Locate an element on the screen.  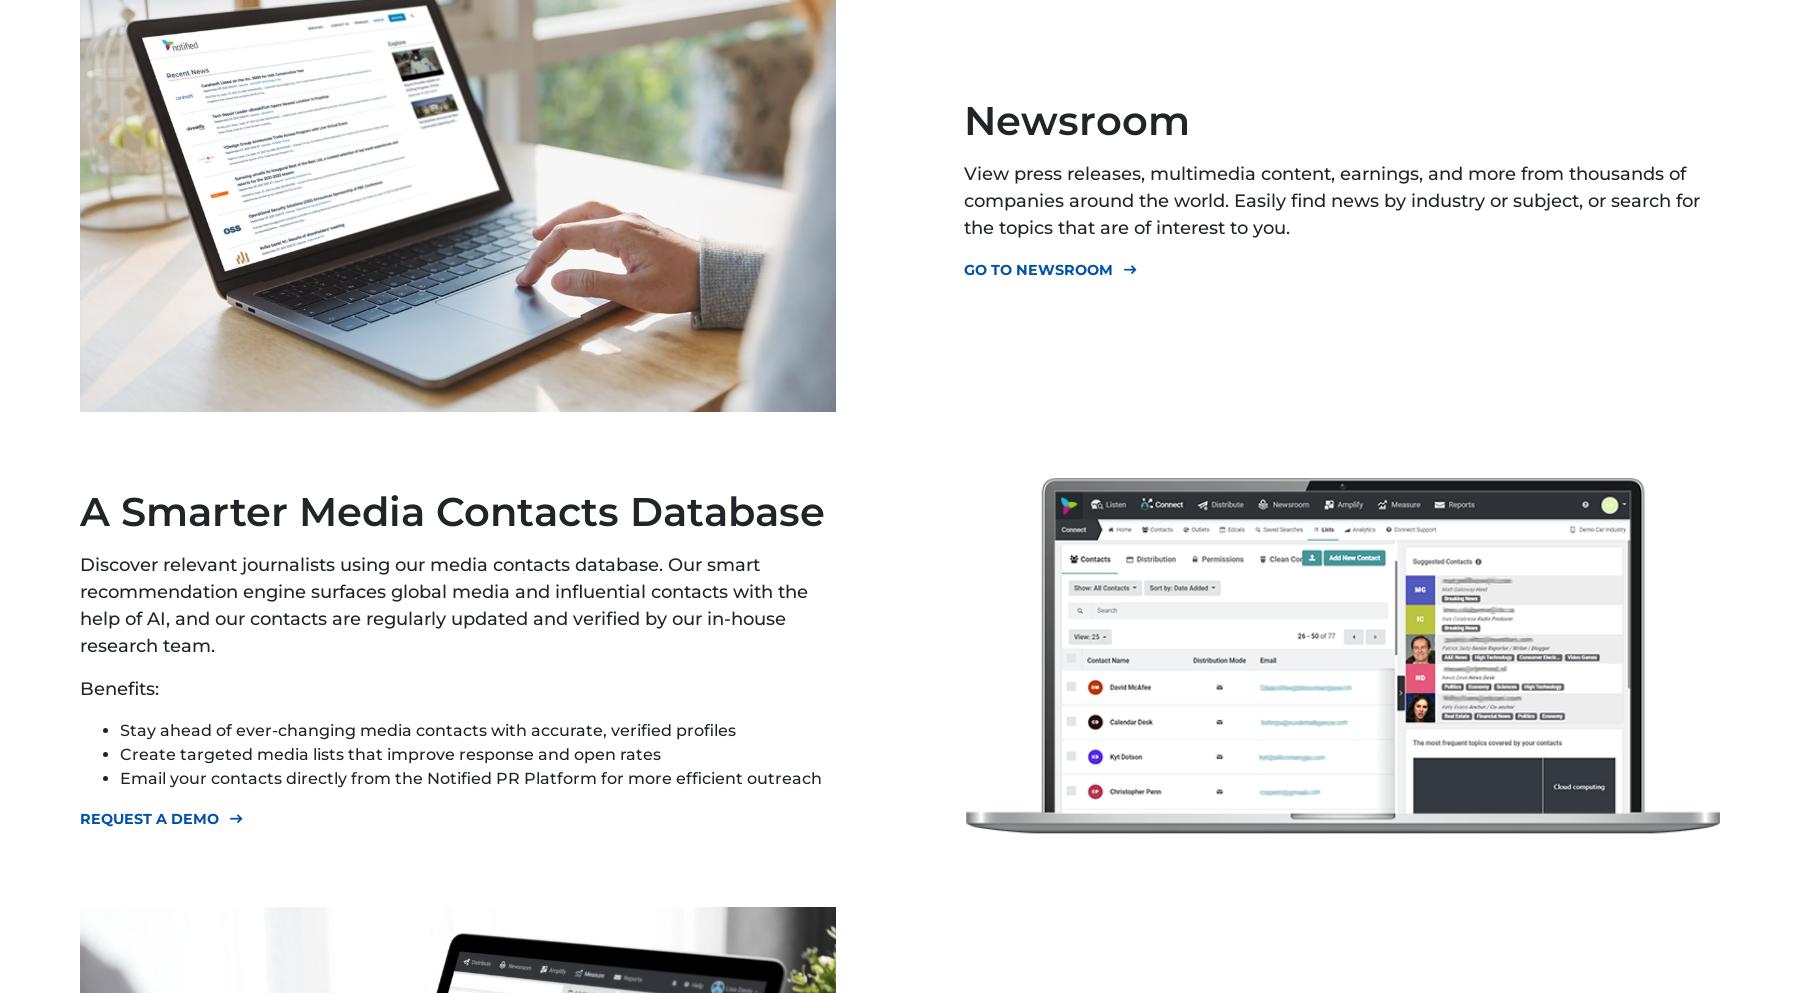
'View press releases, multimedia content, earnings, and more from thousands of companies around the world. Easily find news by industry or subject, or search for the topics that are of interest to you.' is located at coordinates (1332, 199).